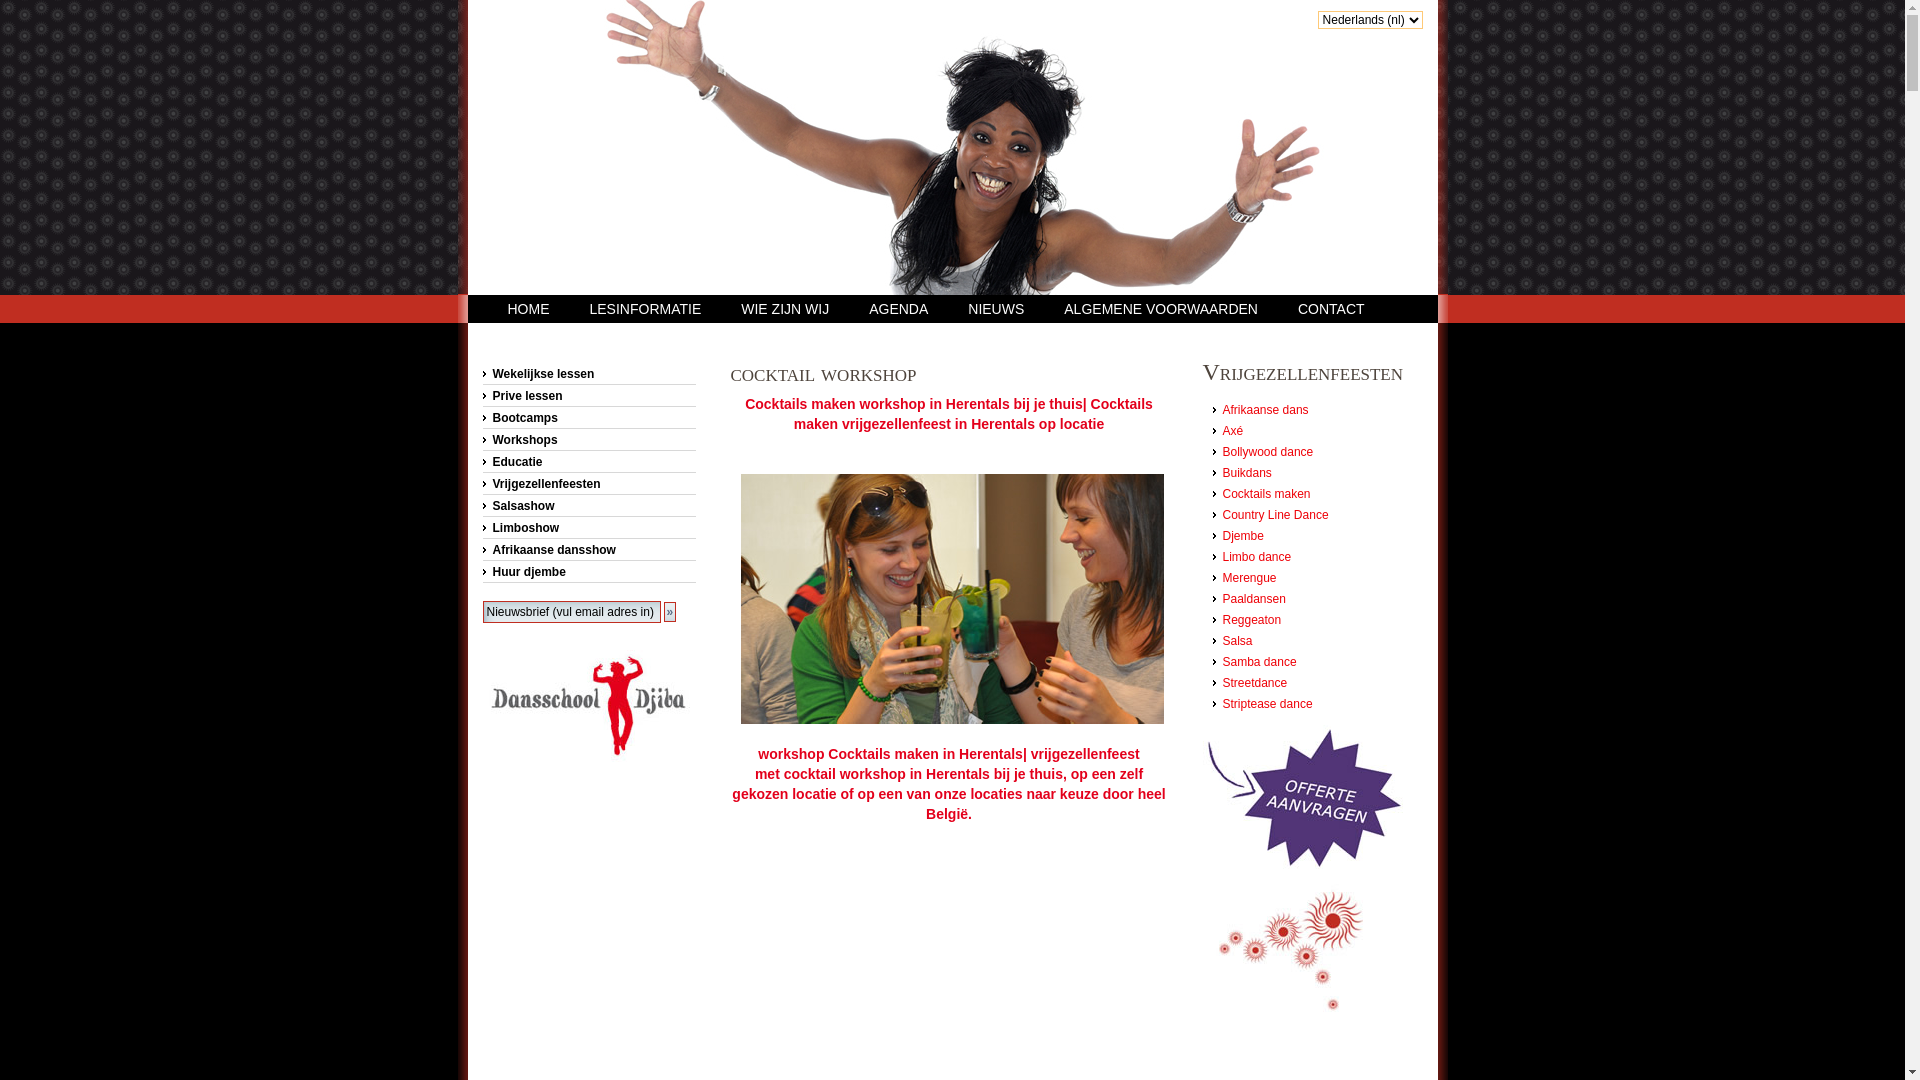 This screenshot has height=1080, width=1920. I want to click on 'Paaldansen', so click(1252, 597).